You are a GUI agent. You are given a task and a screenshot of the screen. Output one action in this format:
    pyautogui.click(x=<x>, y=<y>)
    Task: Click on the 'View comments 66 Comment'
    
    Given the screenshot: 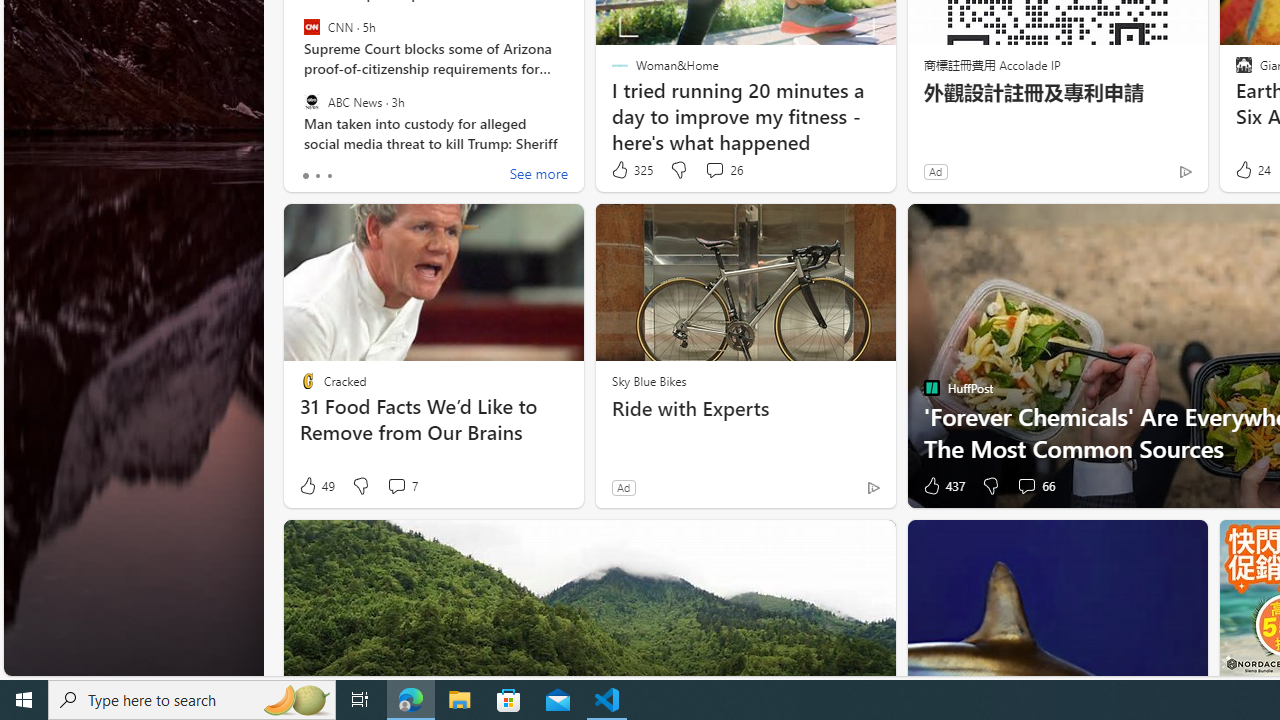 What is the action you would take?
    pyautogui.click(x=1035, y=486)
    